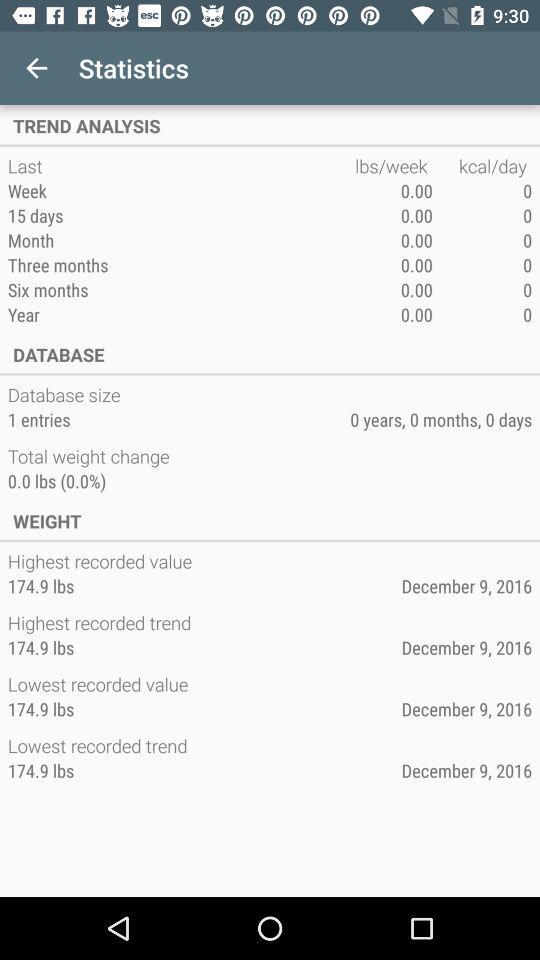  What do you see at coordinates (481, 165) in the screenshot?
I see `the icon above 0.00 icon` at bounding box center [481, 165].